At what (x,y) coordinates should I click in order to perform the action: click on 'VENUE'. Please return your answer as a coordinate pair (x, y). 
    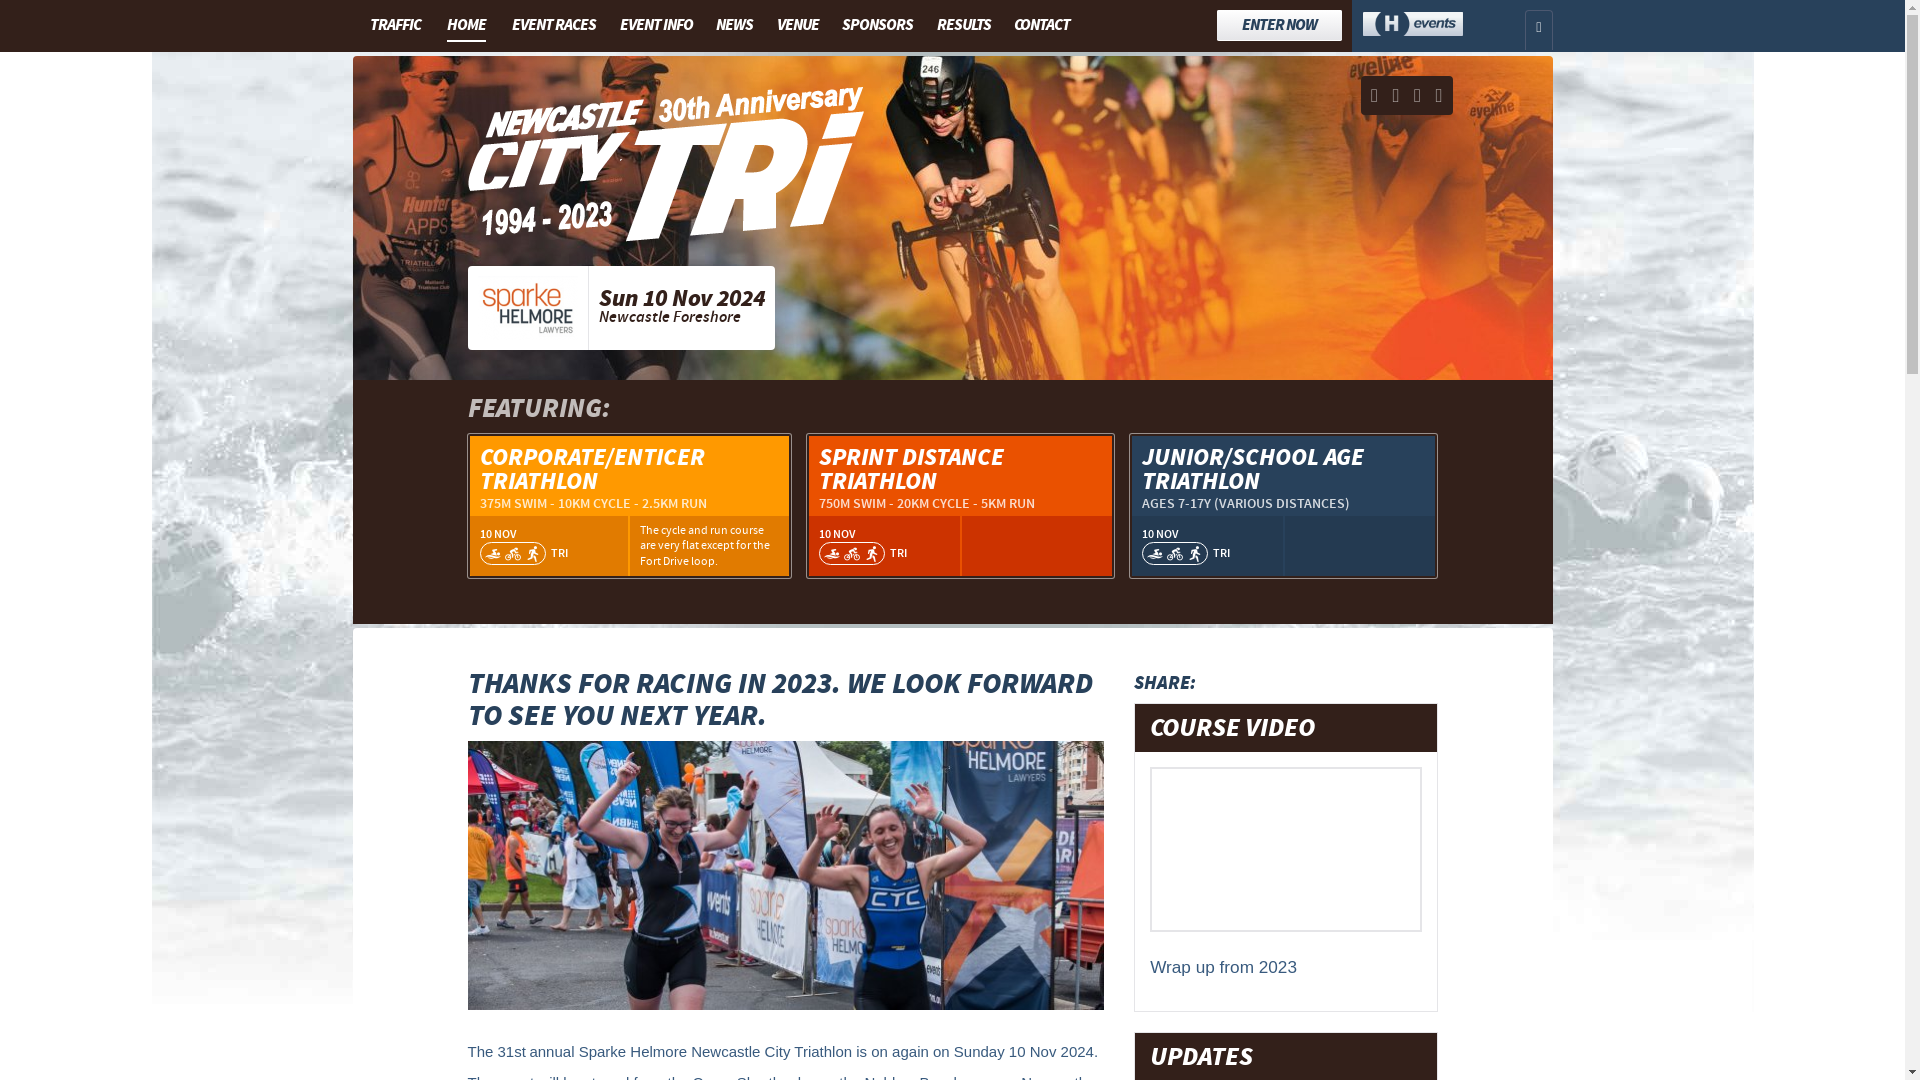
    Looking at the image, I should click on (796, 24).